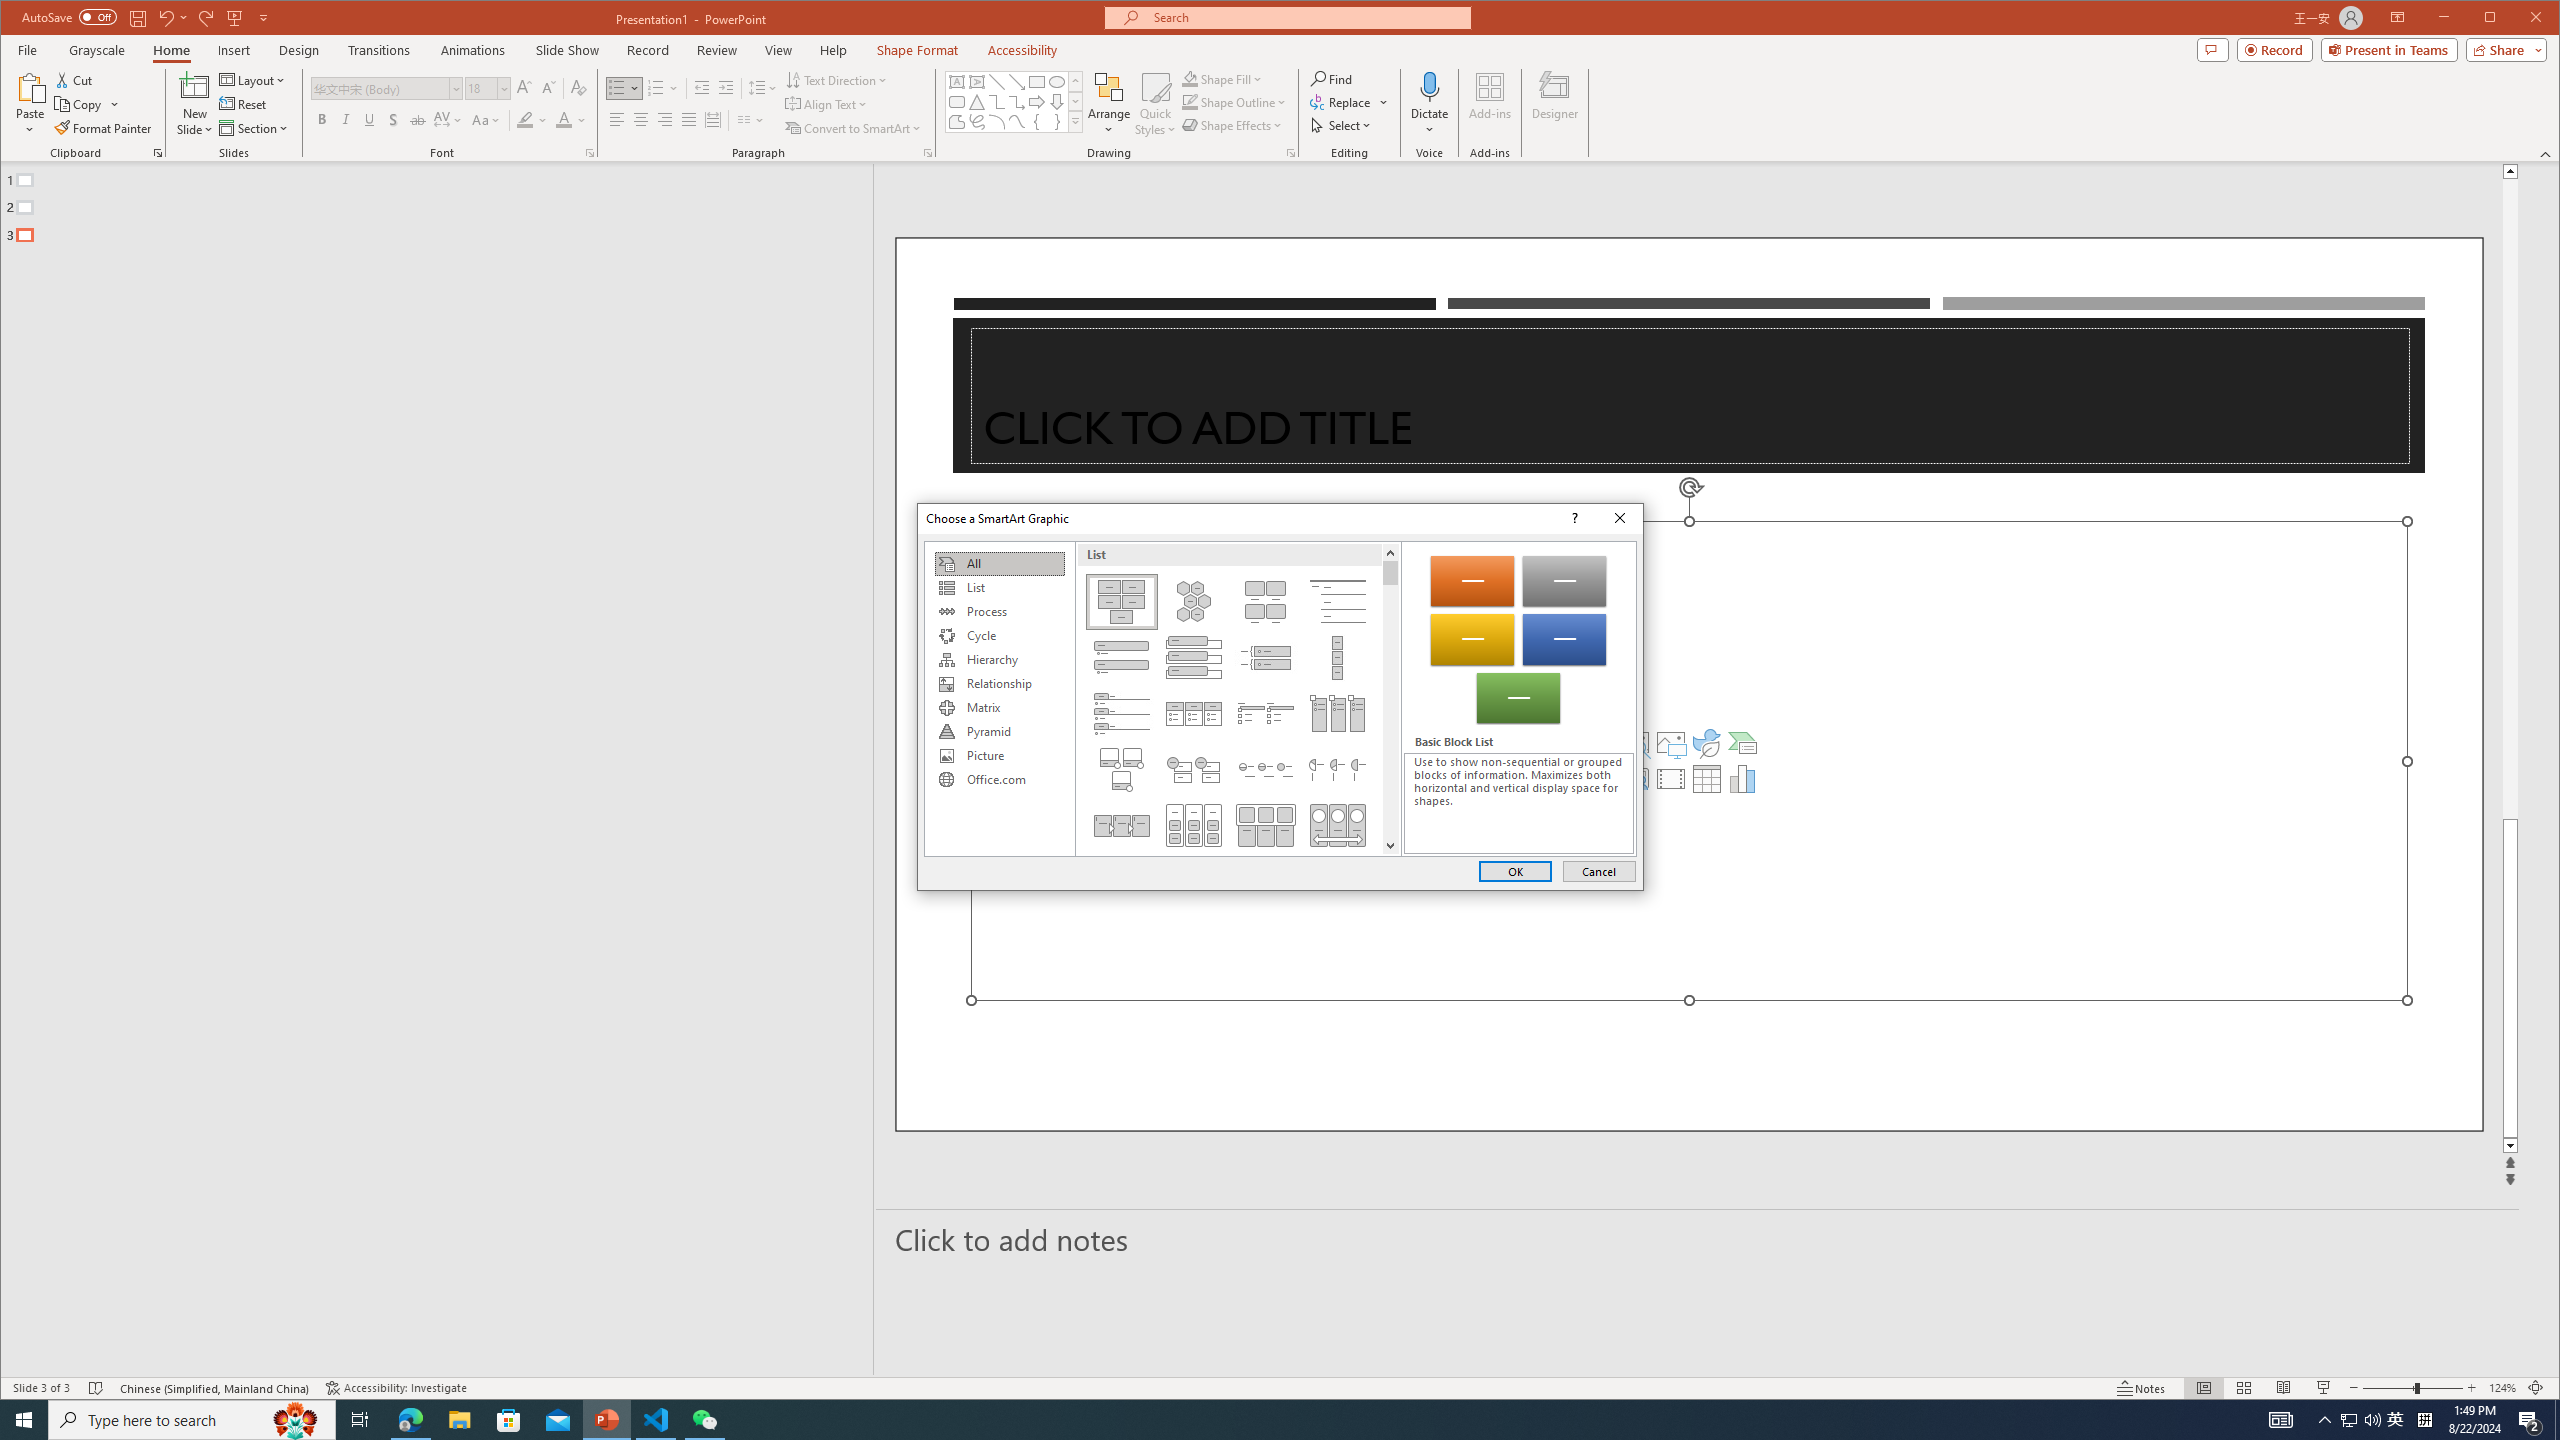 This screenshot has width=2560, height=1440. What do you see at coordinates (1428, 103) in the screenshot?
I see `'Dictate'` at bounding box center [1428, 103].